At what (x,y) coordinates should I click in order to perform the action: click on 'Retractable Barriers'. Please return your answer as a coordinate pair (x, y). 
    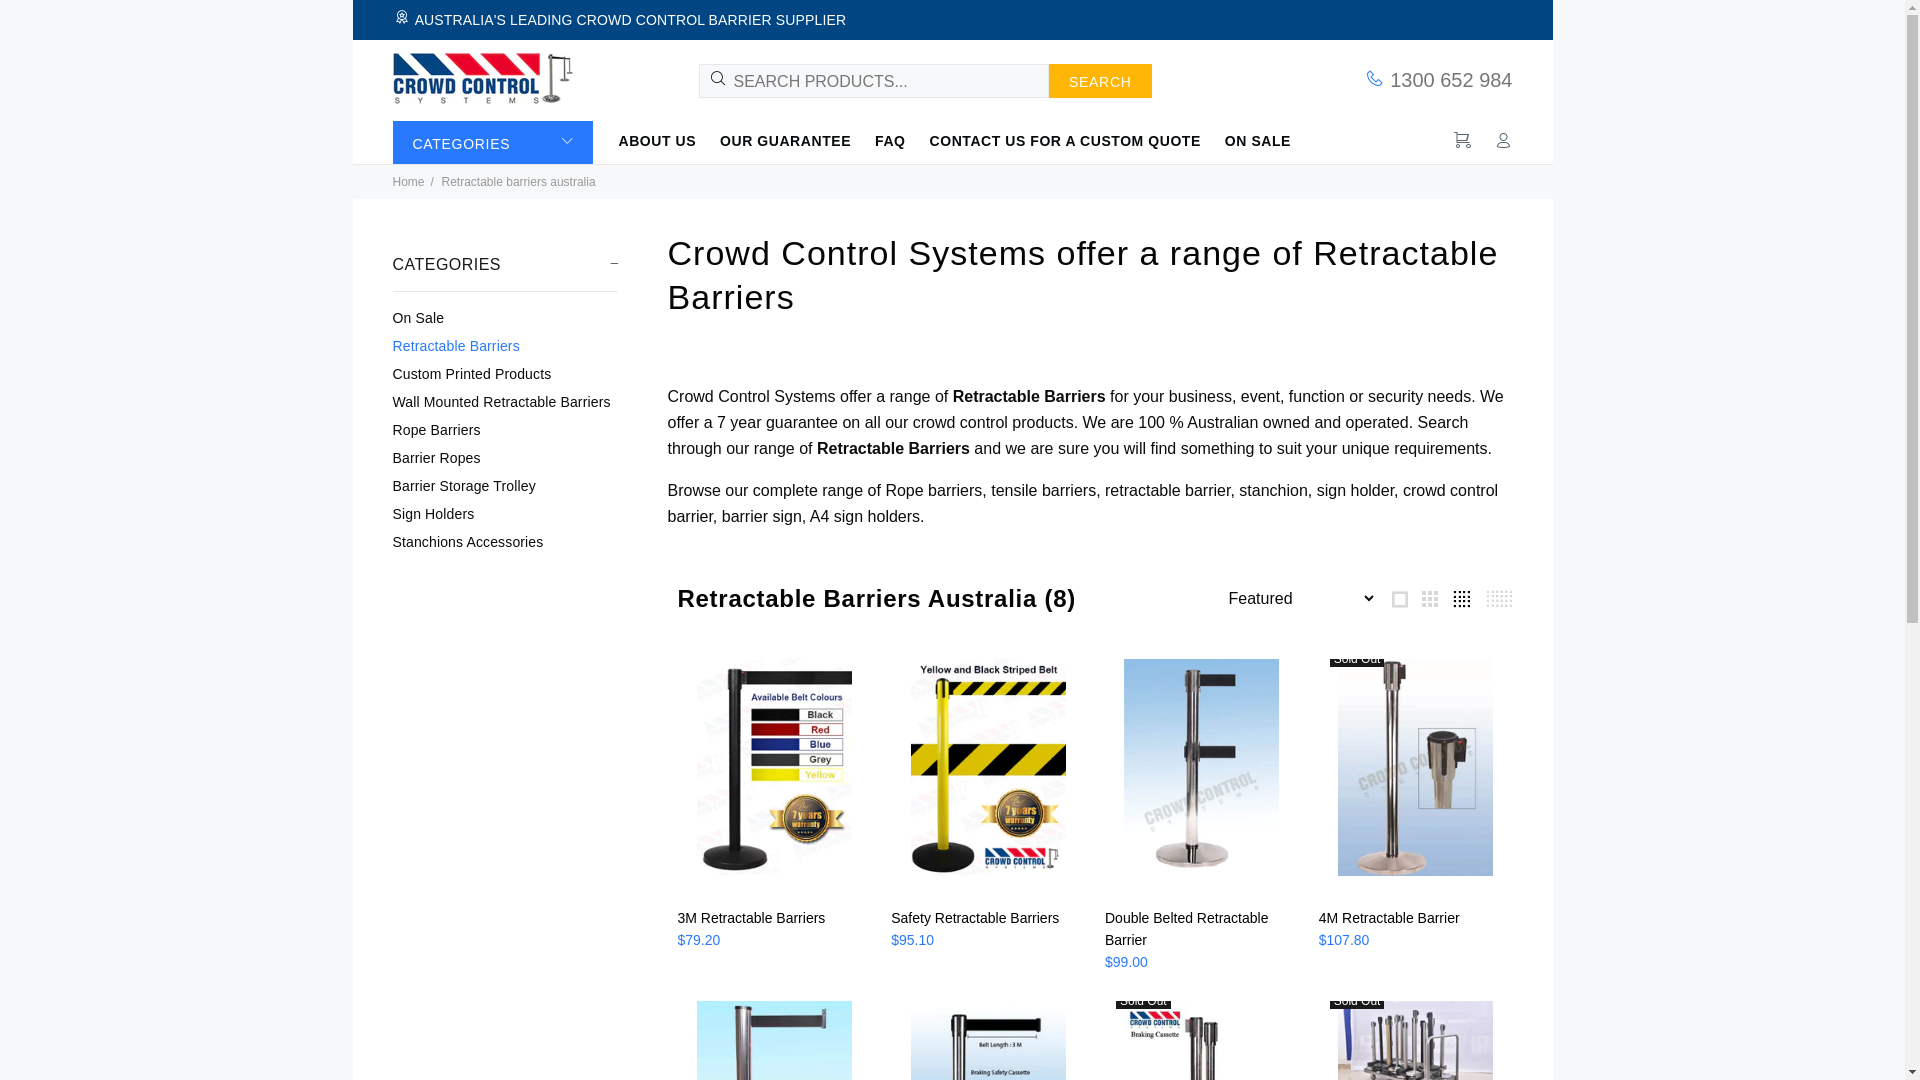
    Looking at the image, I should click on (504, 345).